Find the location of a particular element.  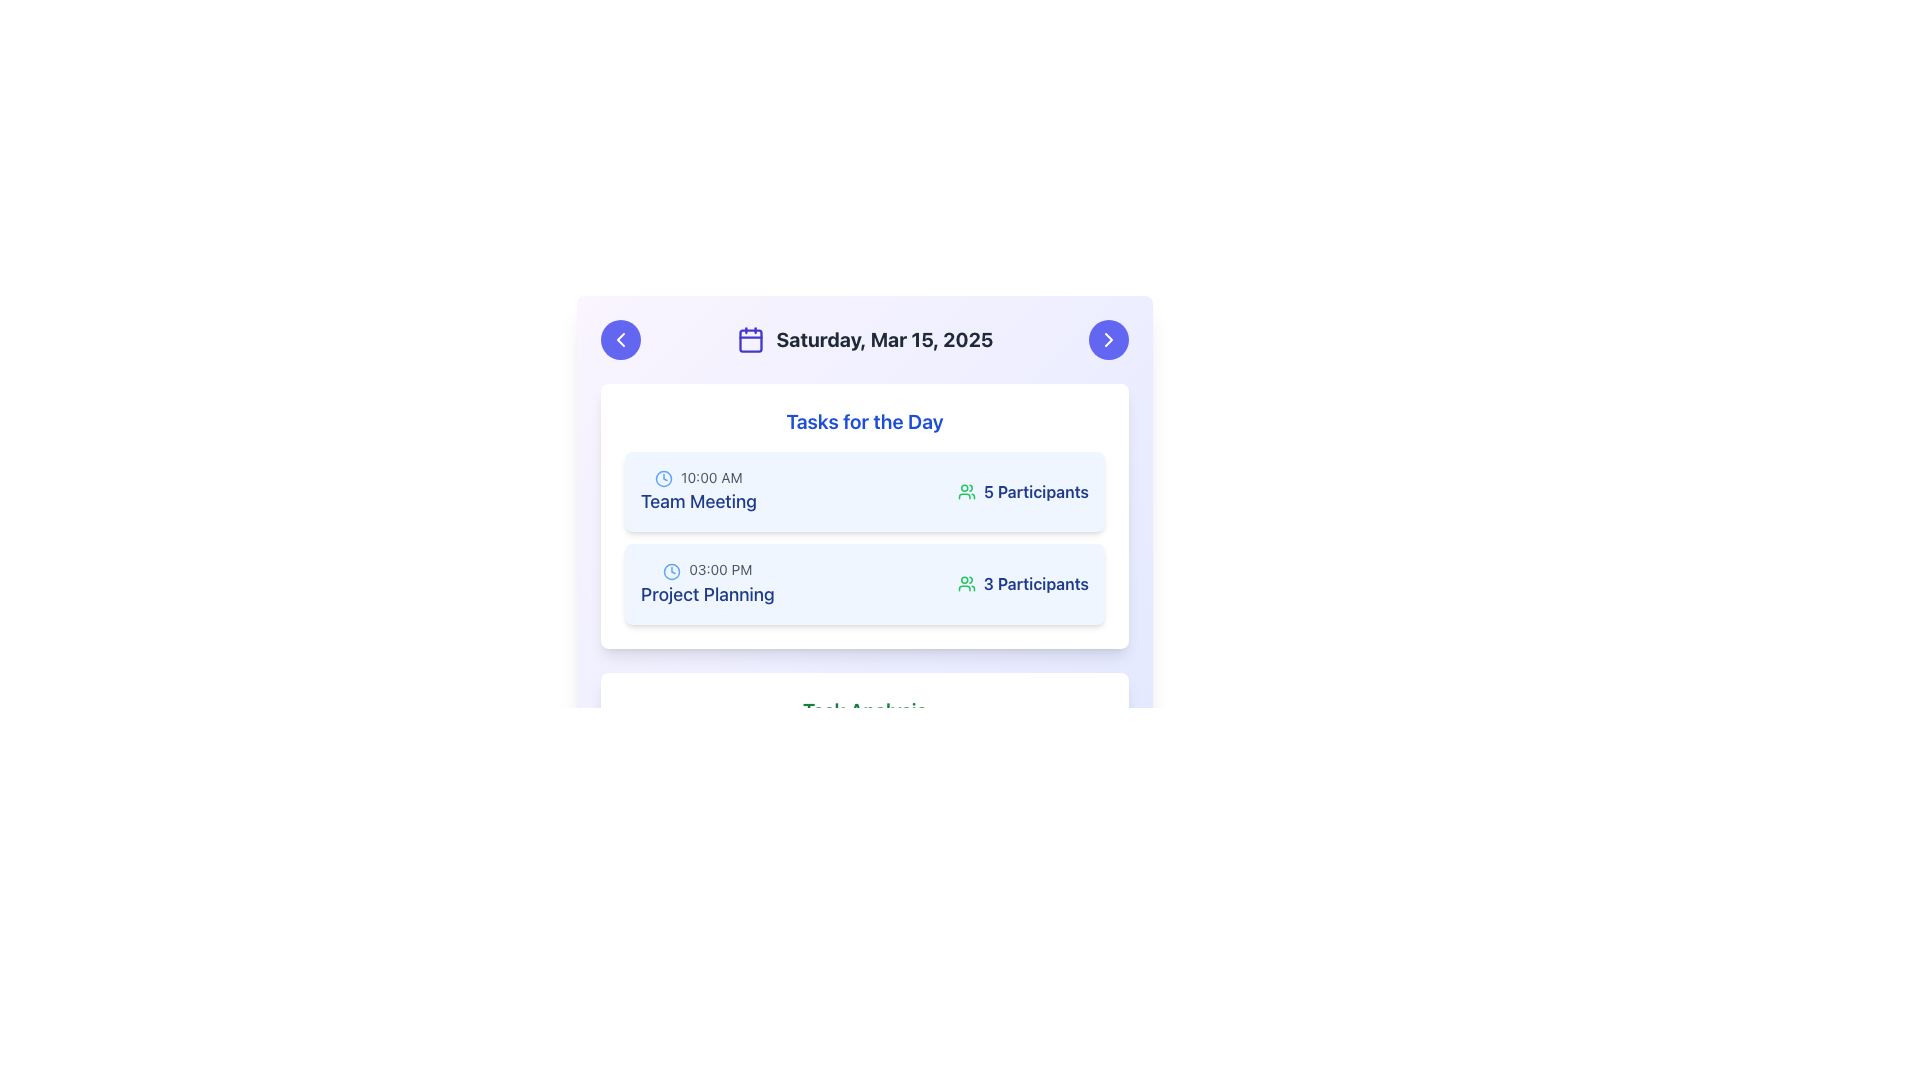

the left-facing chevron icon located in the leftmost circular button of the header bar, positioned beside a date display is located at coordinates (619, 338).